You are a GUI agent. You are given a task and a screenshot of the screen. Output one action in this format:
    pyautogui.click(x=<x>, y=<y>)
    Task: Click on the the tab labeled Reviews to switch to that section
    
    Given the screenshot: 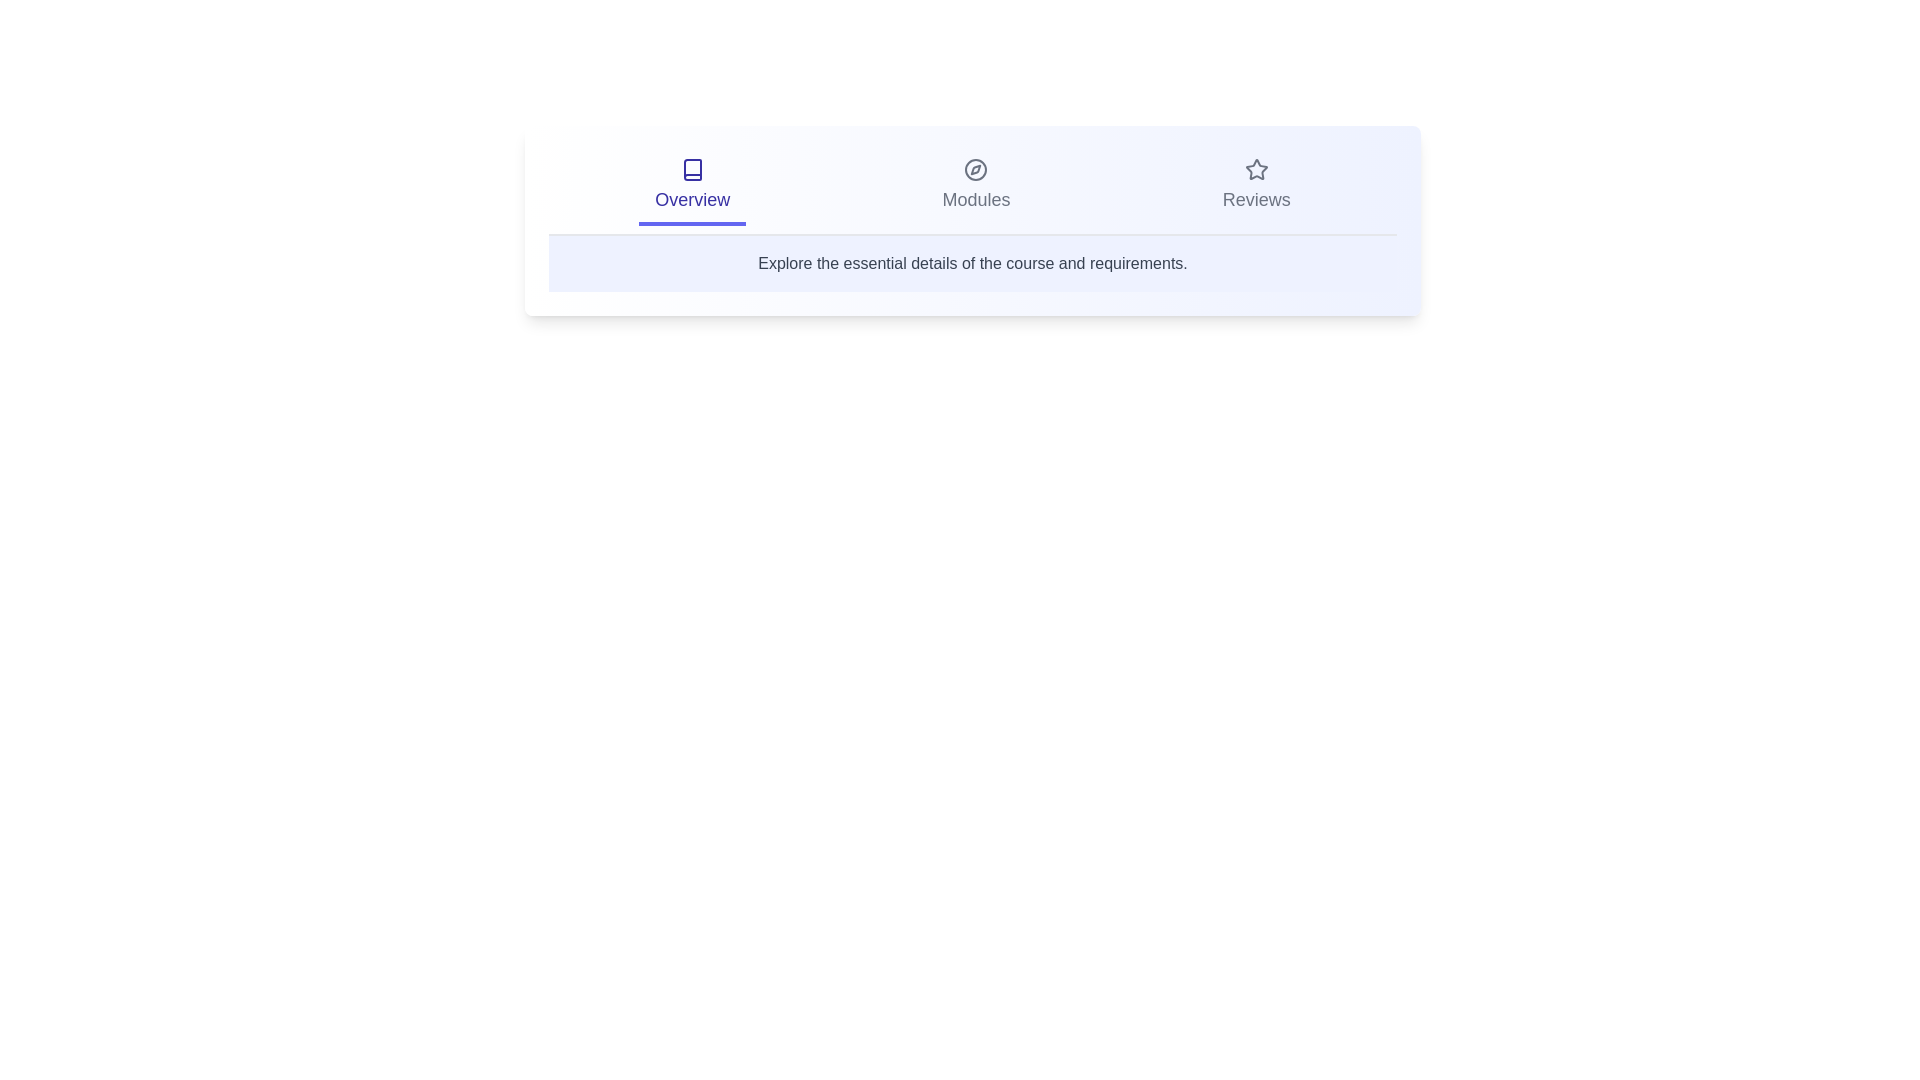 What is the action you would take?
    pyautogui.click(x=1255, y=188)
    